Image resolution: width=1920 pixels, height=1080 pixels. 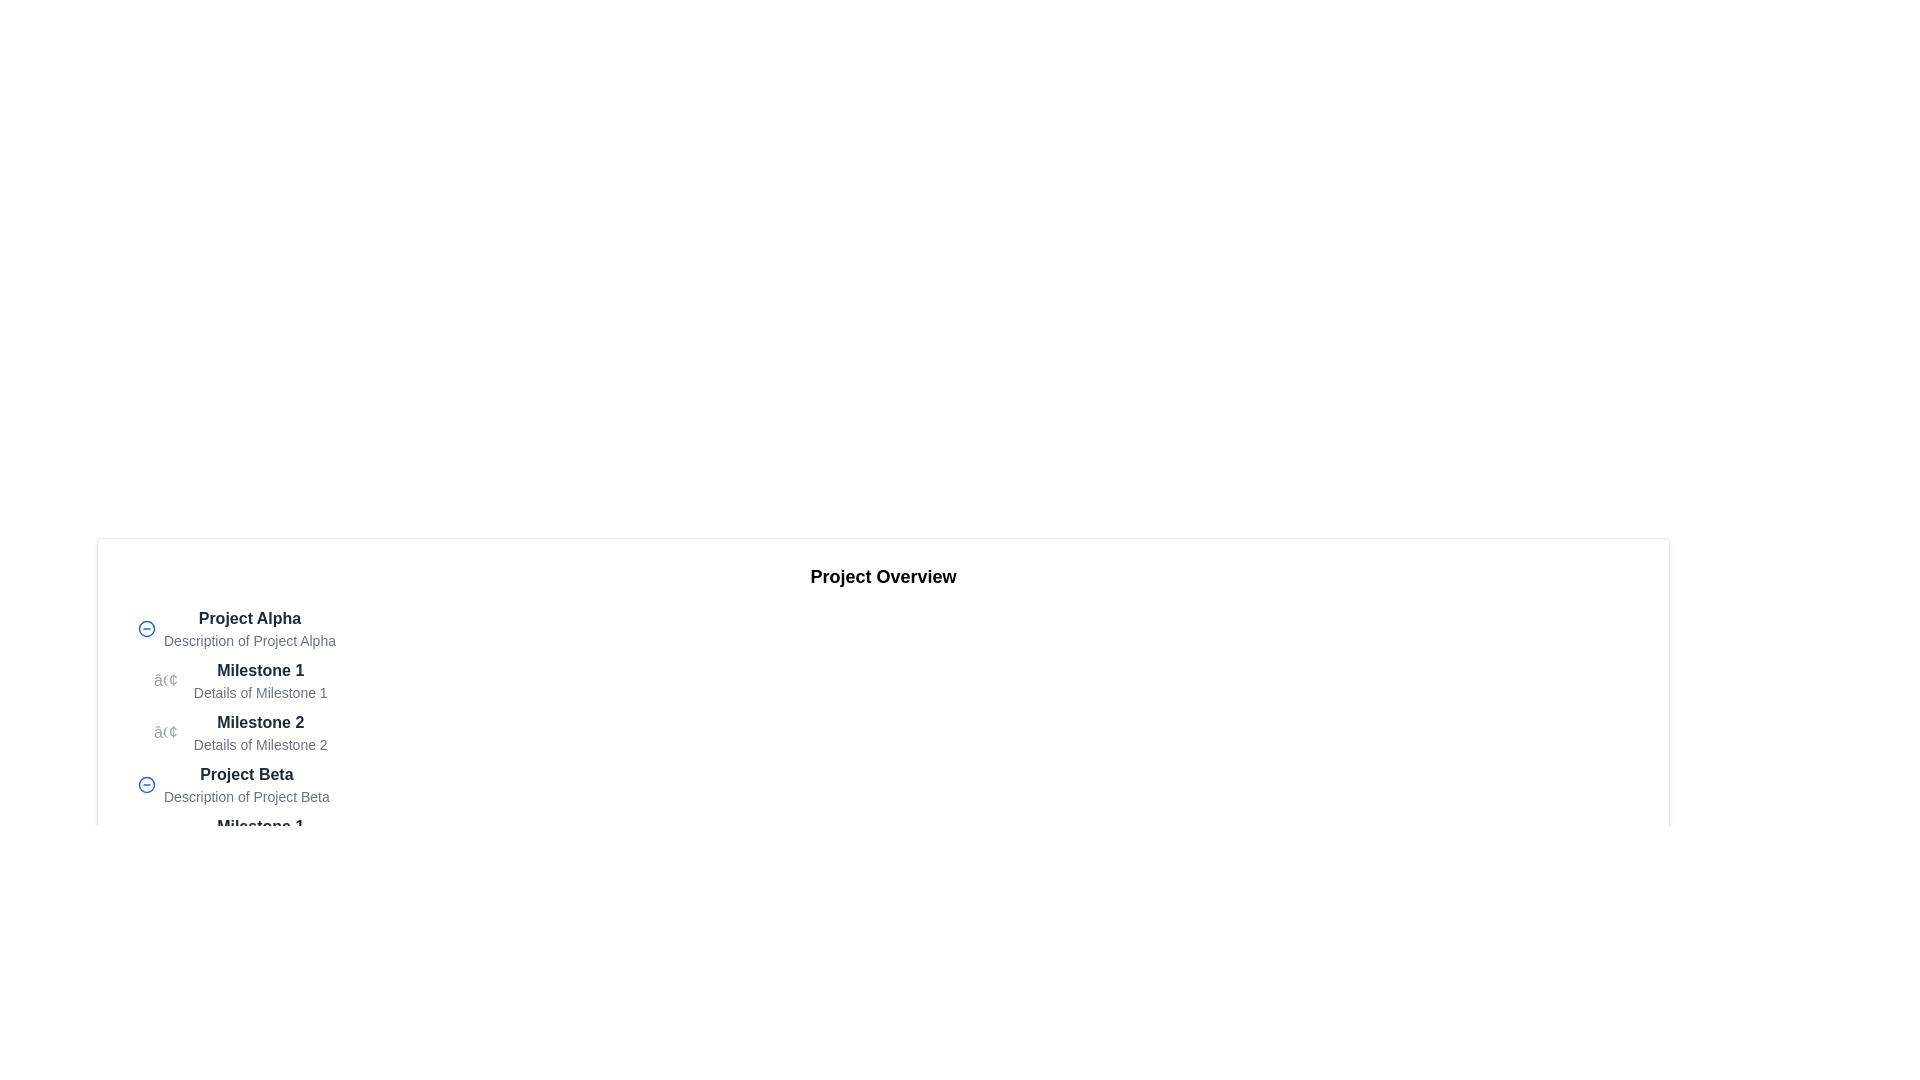 What do you see at coordinates (245, 796) in the screenshot?
I see `the text label displaying 'Description of Project Beta', which is positioned directly beneath the heading 'Project Beta'` at bounding box center [245, 796].